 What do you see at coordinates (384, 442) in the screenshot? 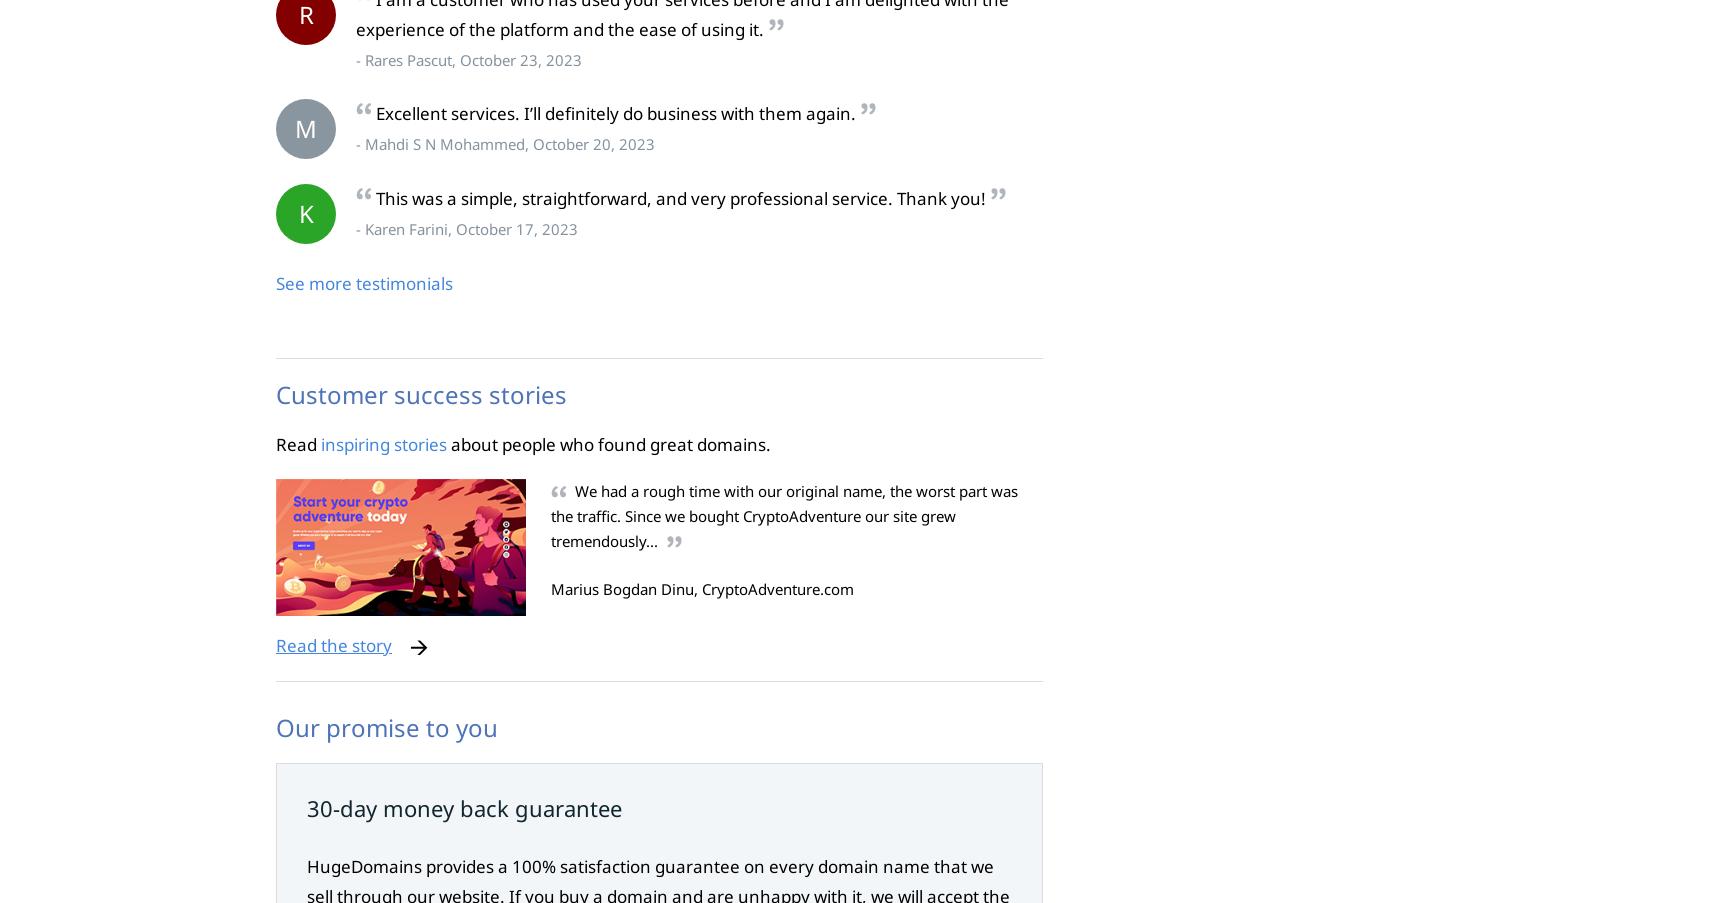
I see `'inspiring stories'` at bounding box center [384, 442].